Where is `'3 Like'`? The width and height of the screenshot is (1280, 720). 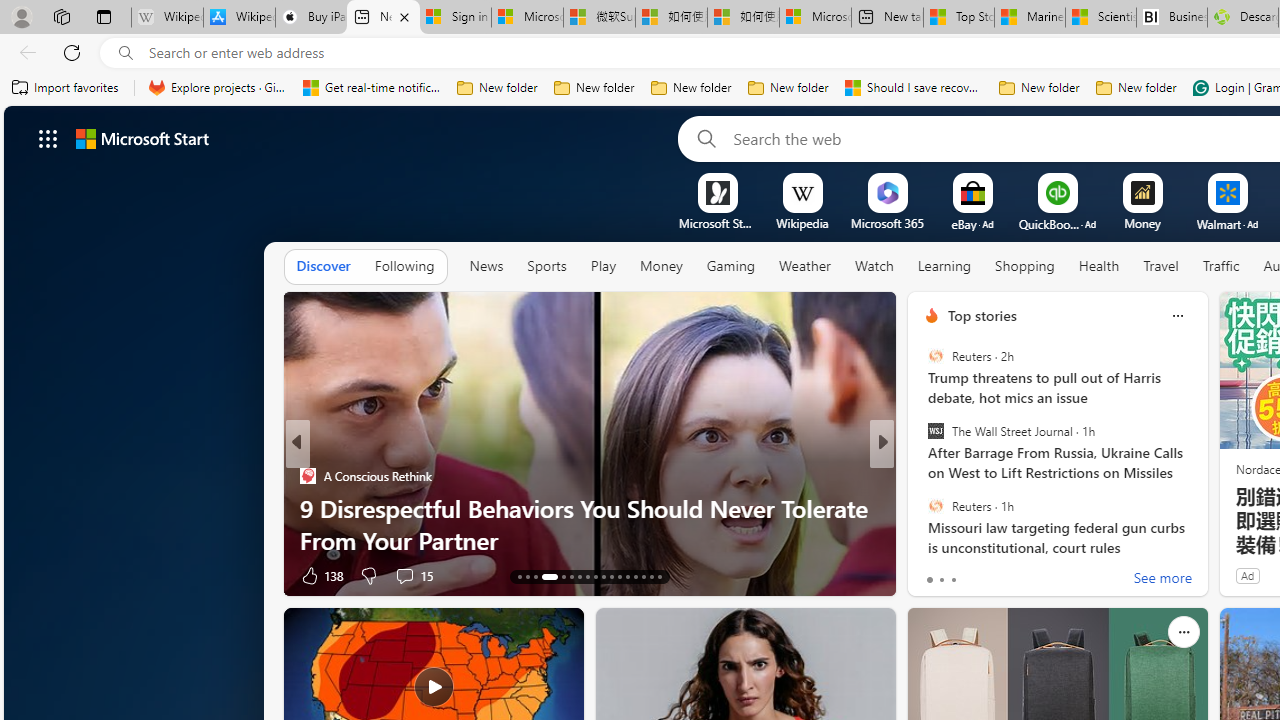
'3 Like' is located at coordinates (929, 575).